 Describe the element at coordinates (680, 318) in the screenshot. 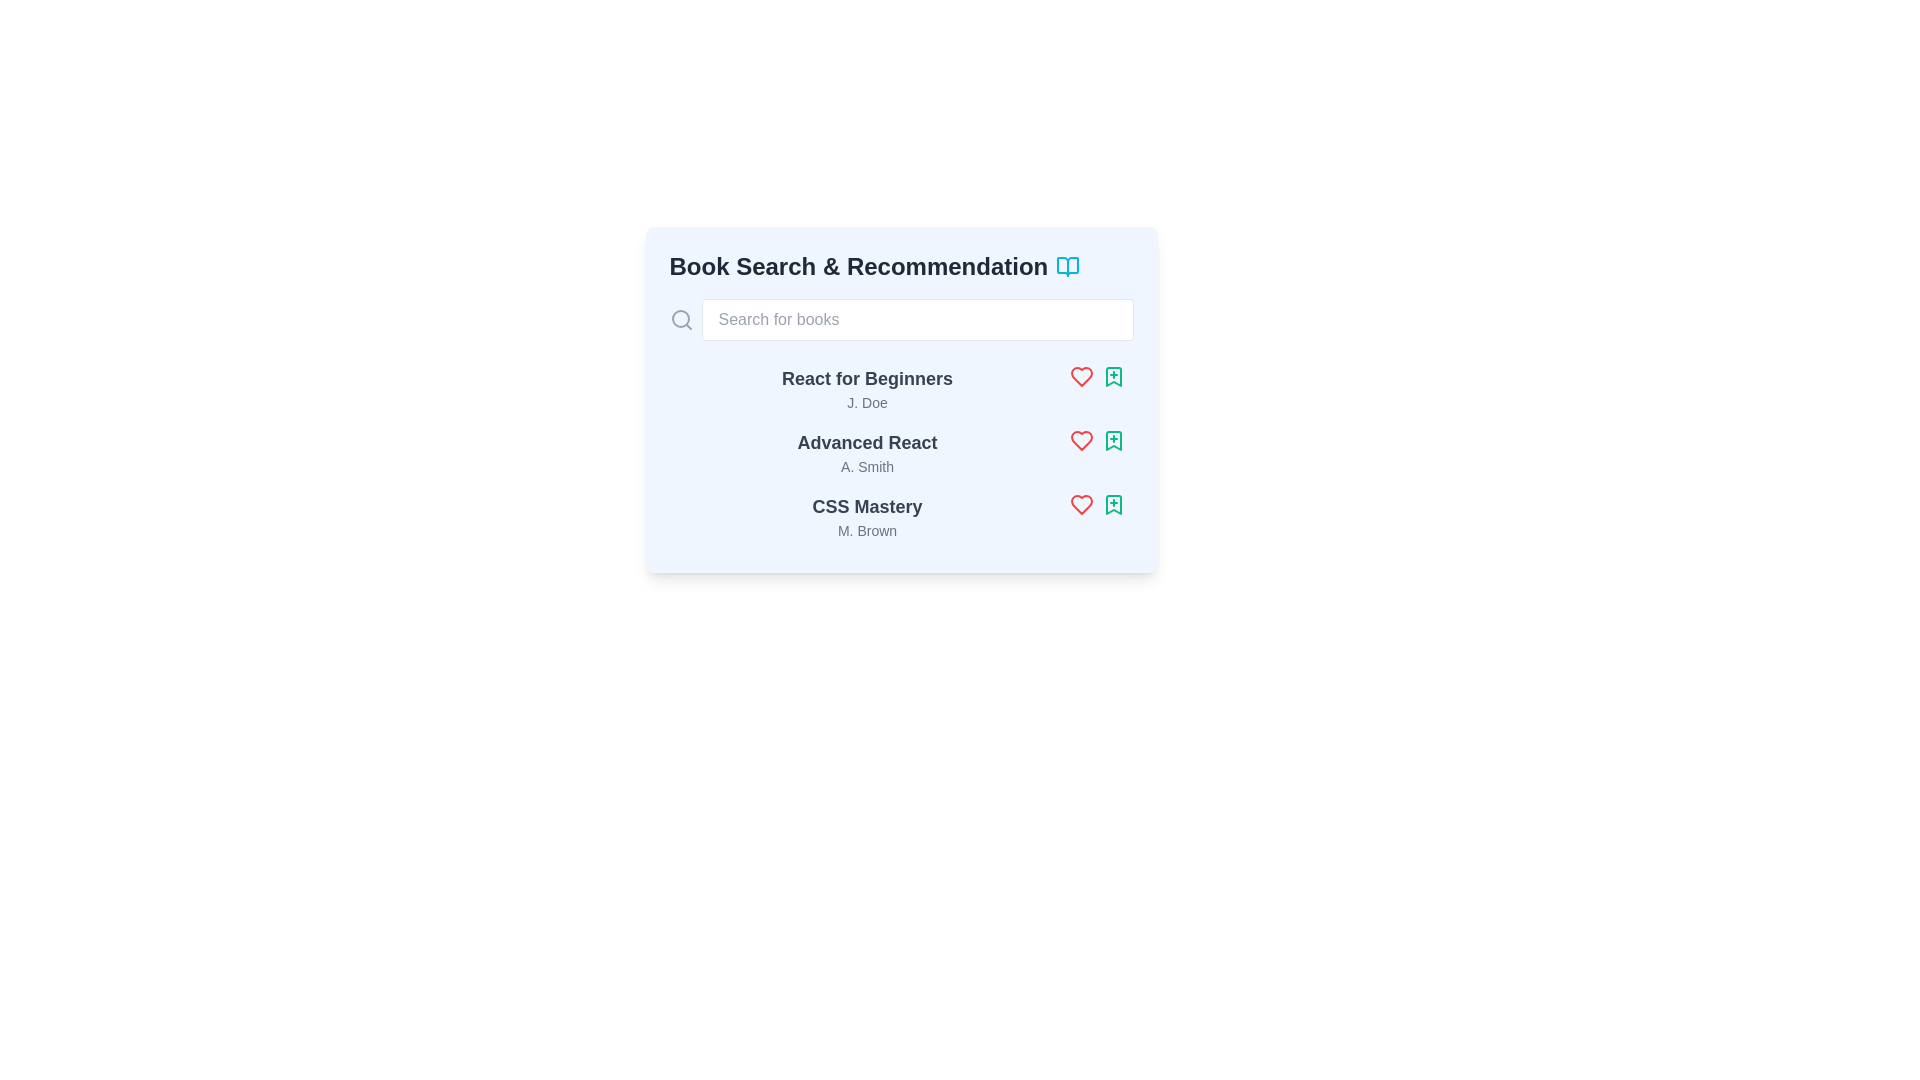

I see `the innermost circular part of the search icon that represents the lens of the magnifying glass in the interface` at that location.